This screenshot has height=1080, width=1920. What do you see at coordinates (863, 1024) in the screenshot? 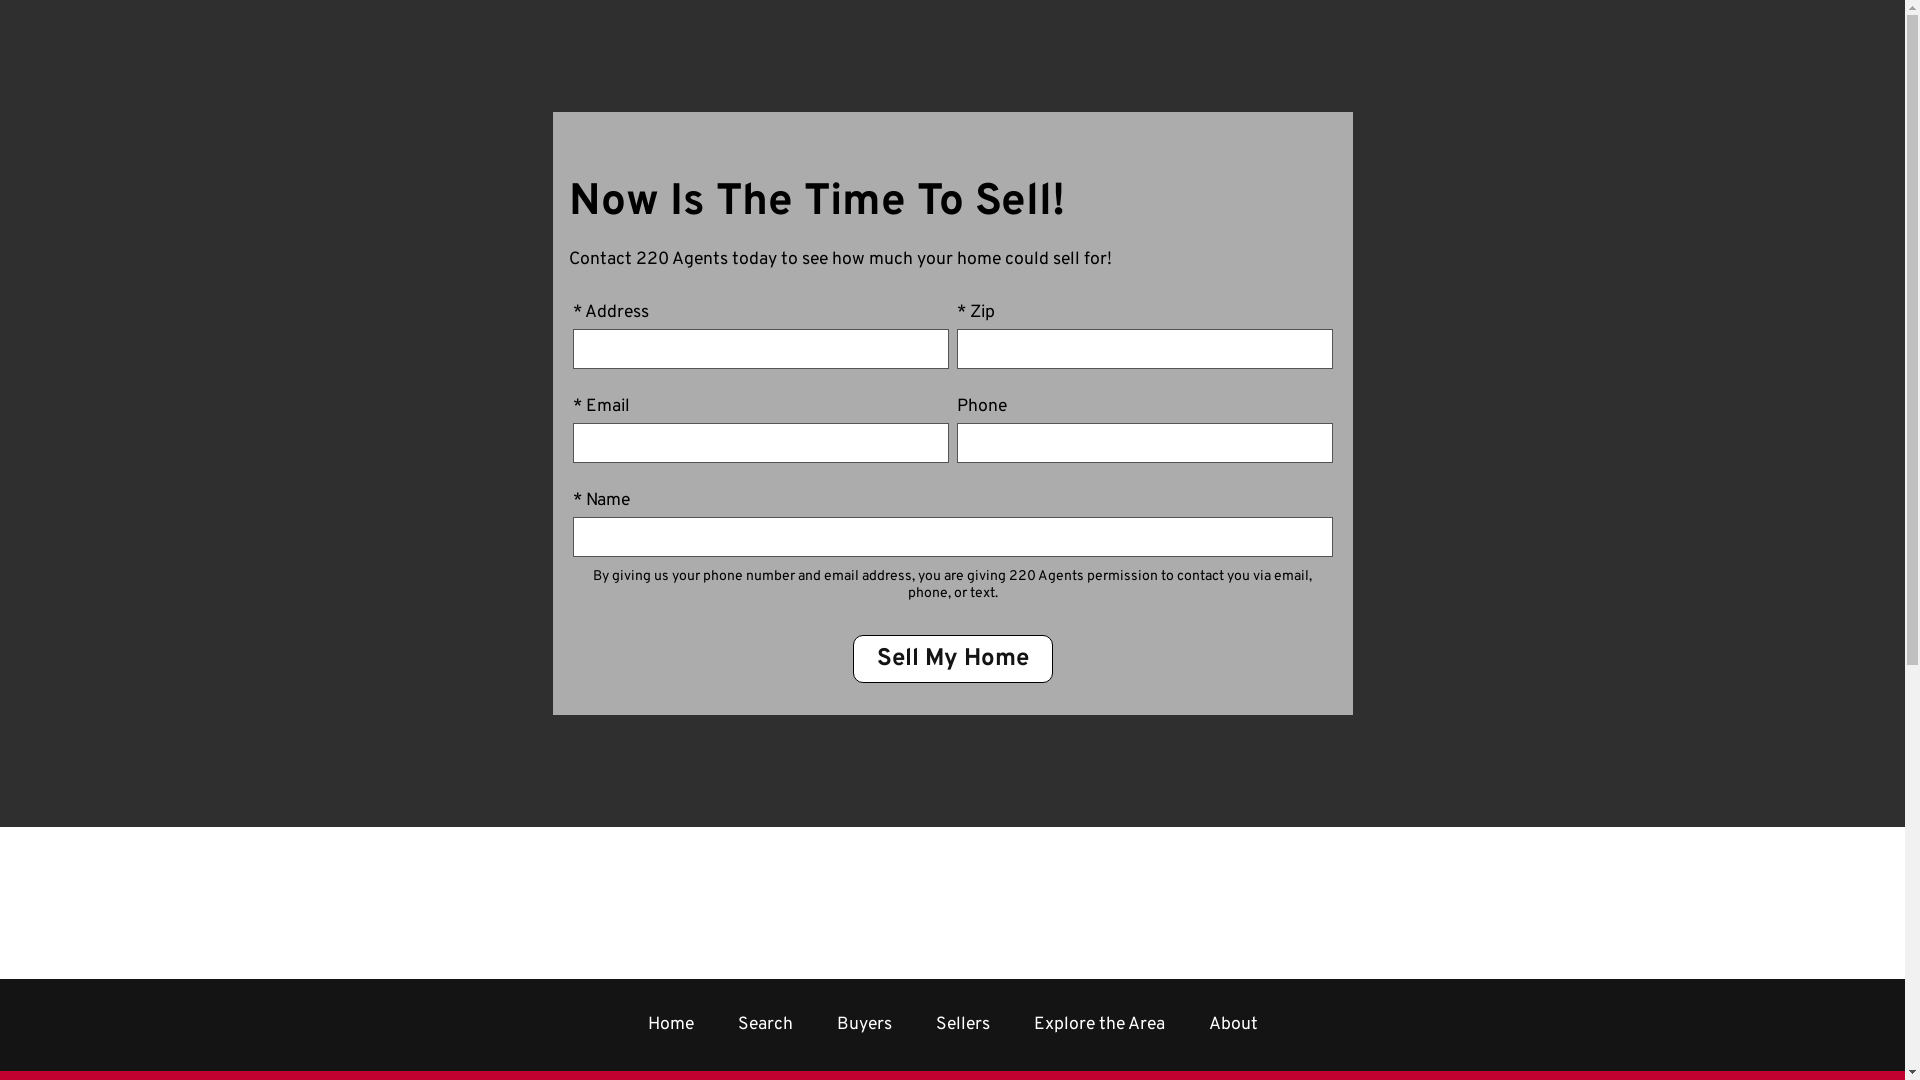
I see `'Buyers'` at bounding box center [863, 1024].